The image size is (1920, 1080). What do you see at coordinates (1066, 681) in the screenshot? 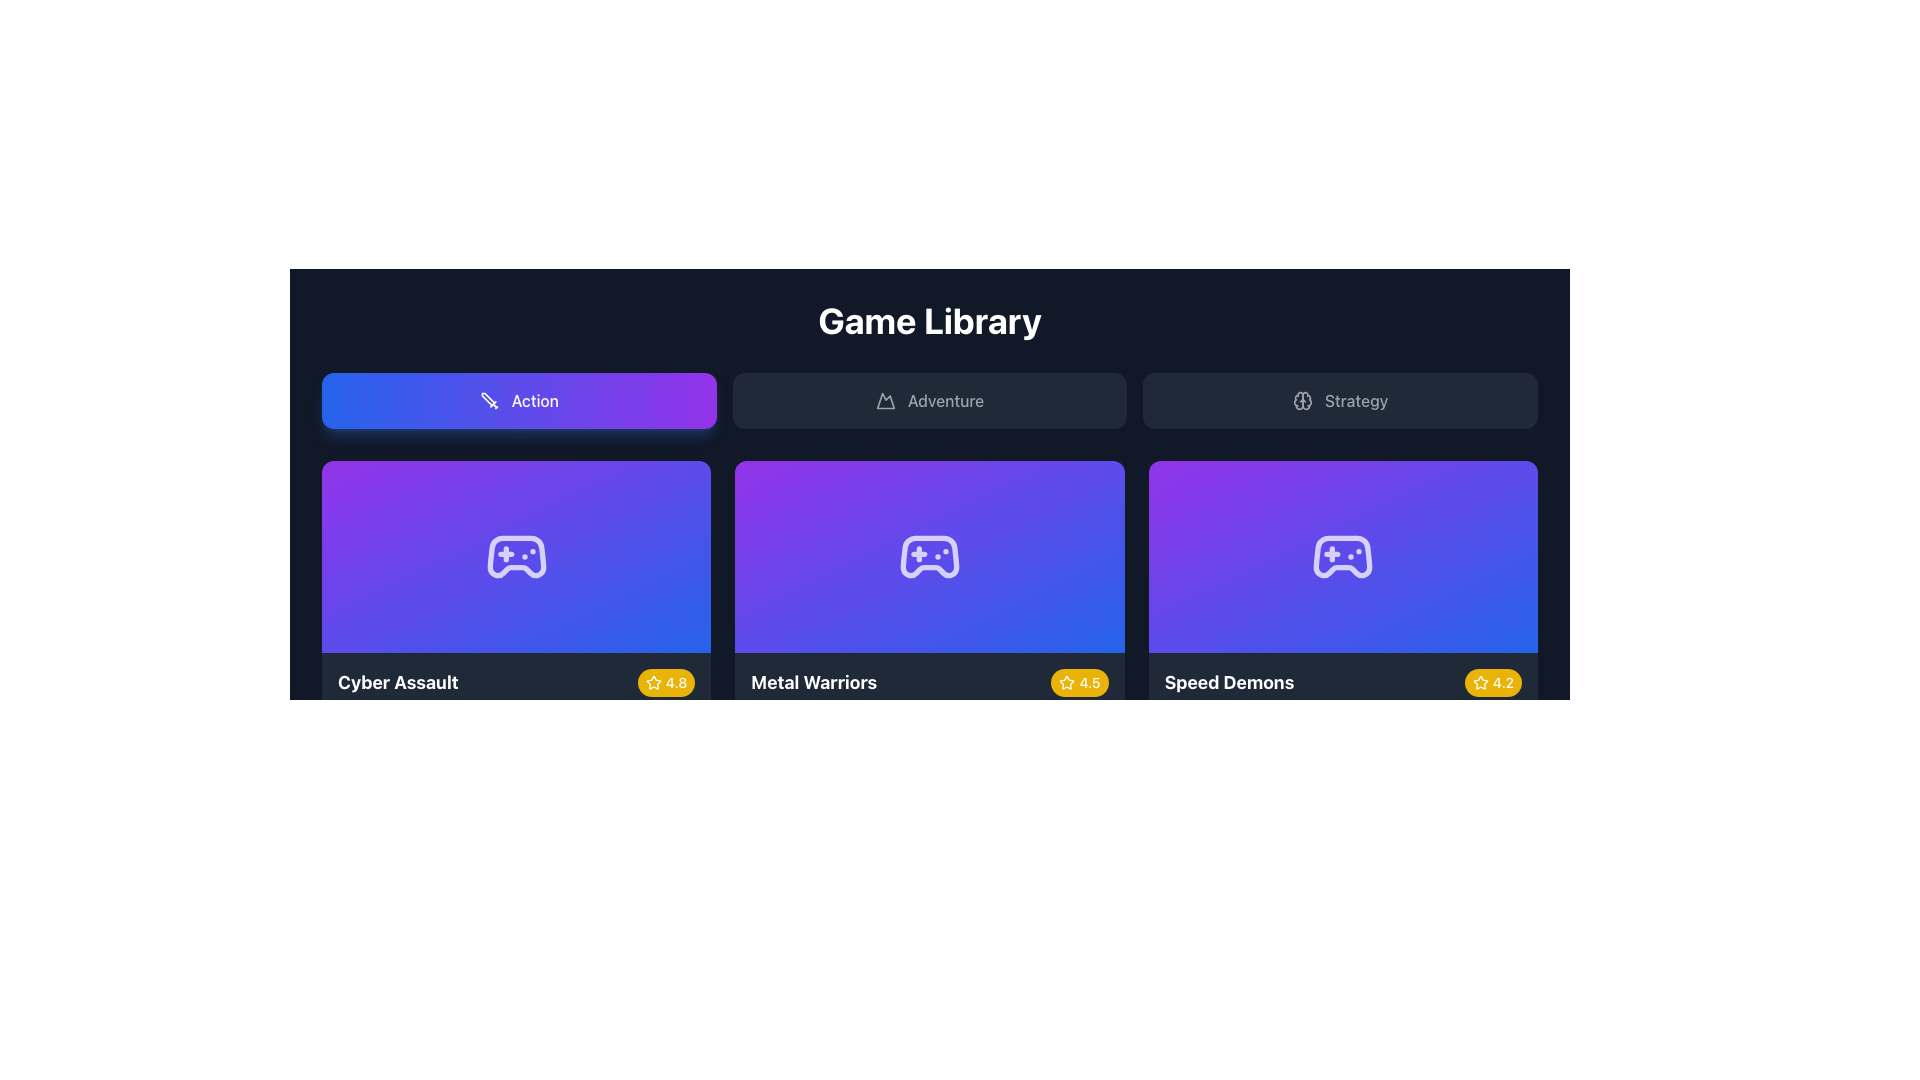
I see `the outlined star icon with a white border located within the yellow circular badge beside the rating '4.5' in the 'Metal Warriors' box in the game grid` at bounding box center [1066, 681].